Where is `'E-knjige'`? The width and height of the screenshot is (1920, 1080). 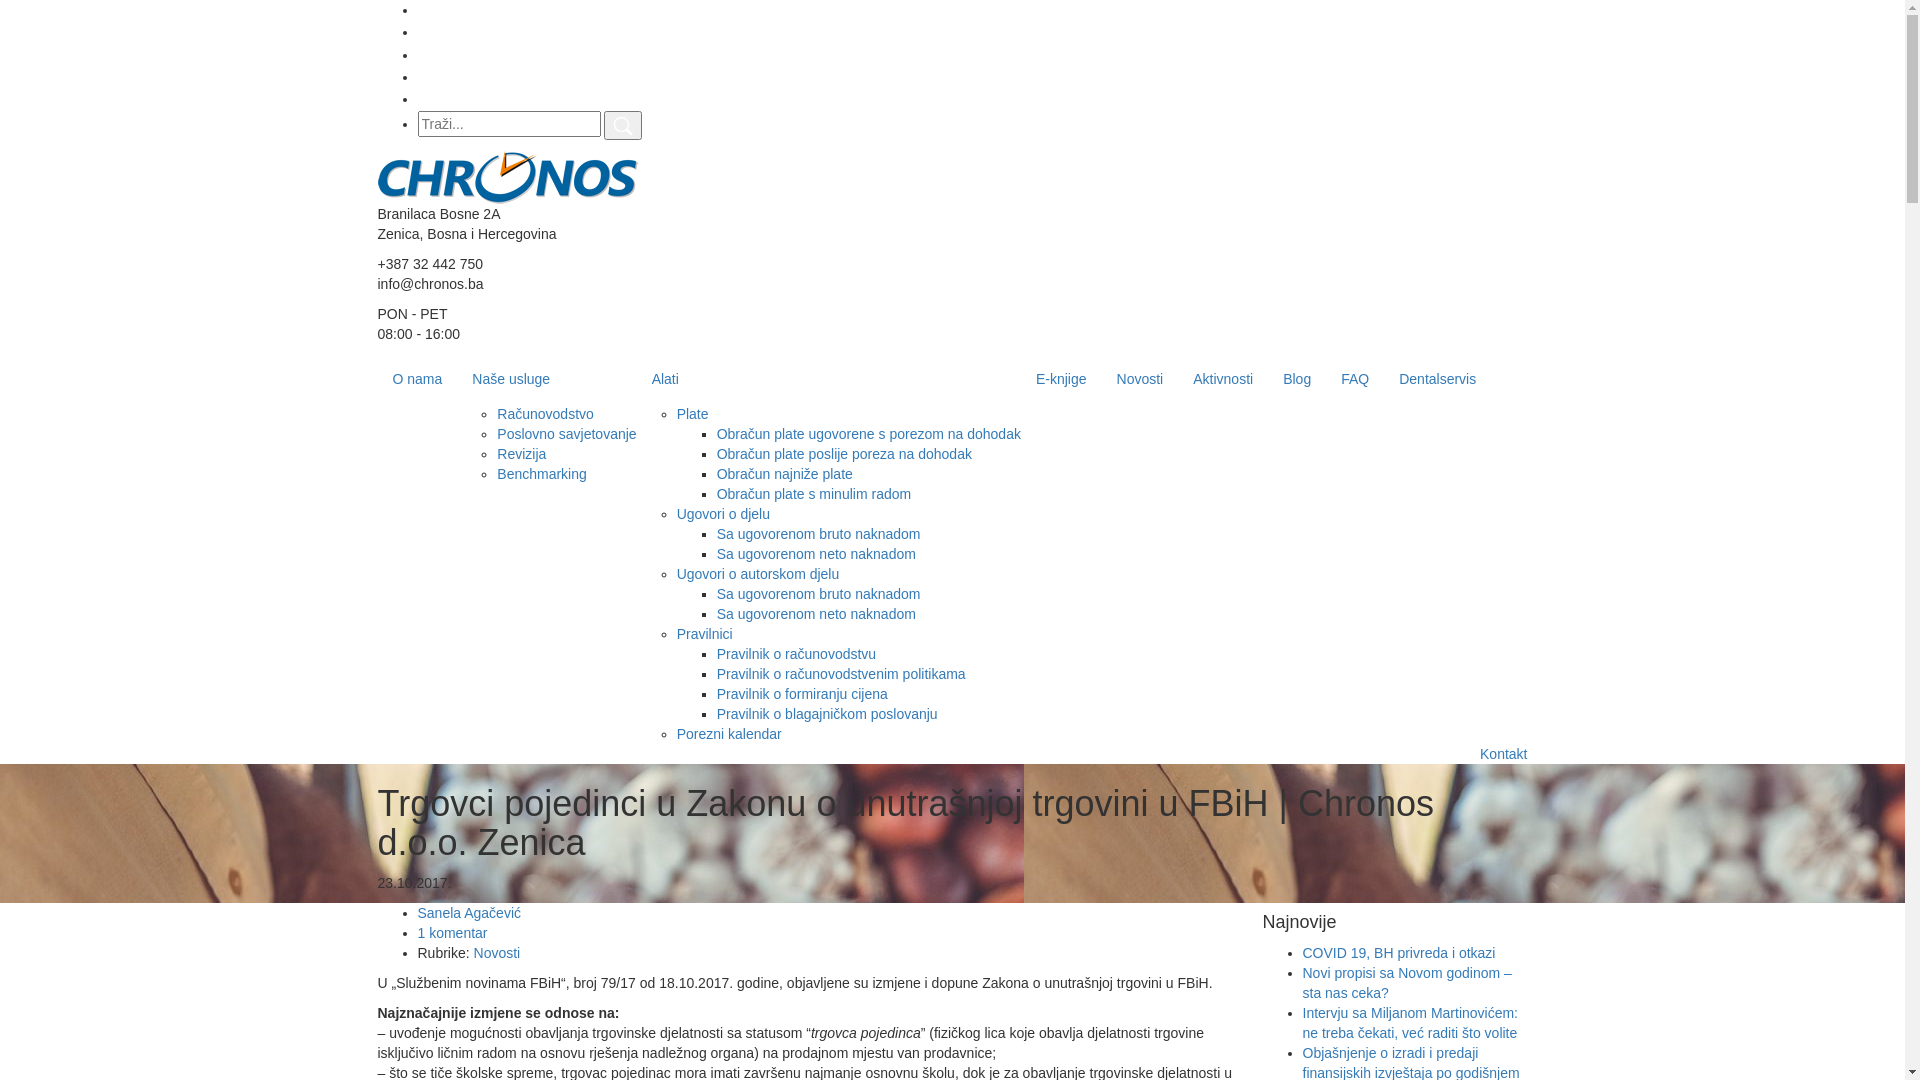 'E-knjige' is located at coordinates (1060, 378).